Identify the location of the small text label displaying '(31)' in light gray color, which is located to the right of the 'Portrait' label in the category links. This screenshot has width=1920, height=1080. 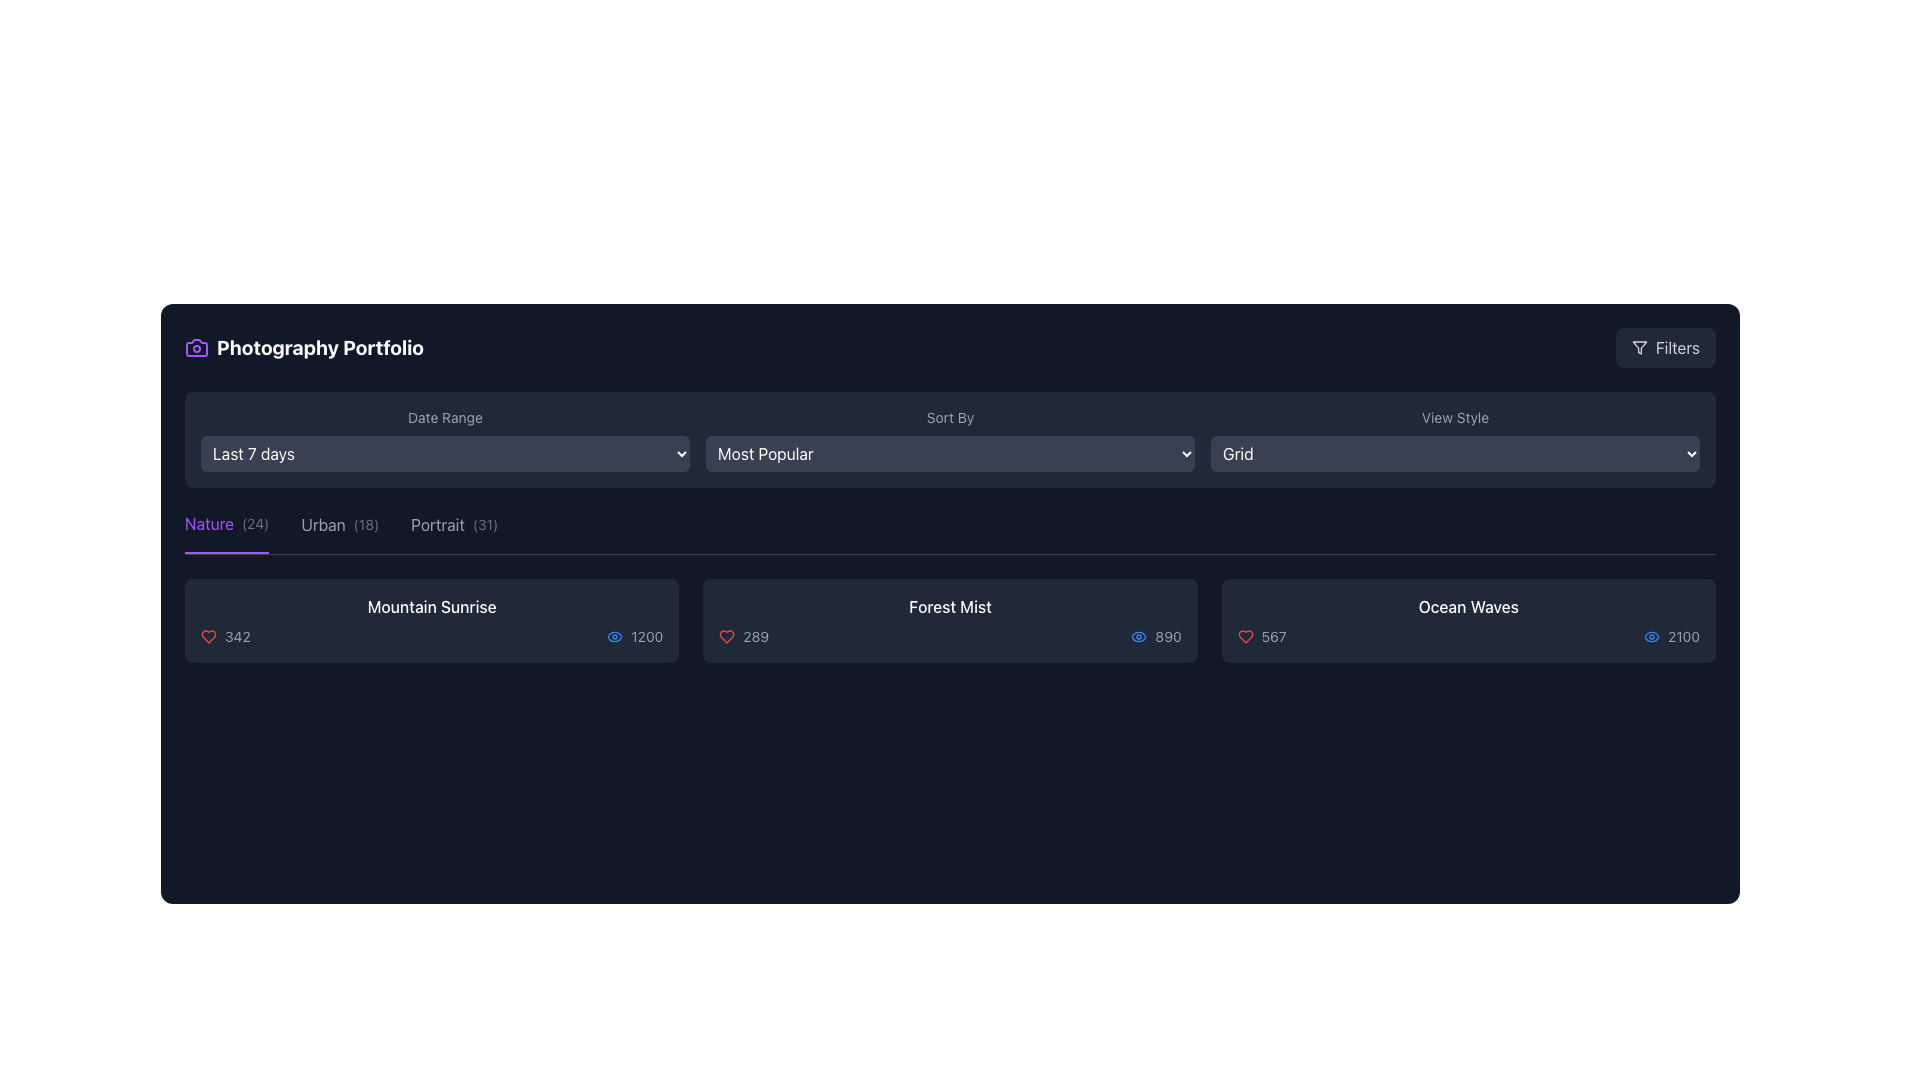
(485, 523).